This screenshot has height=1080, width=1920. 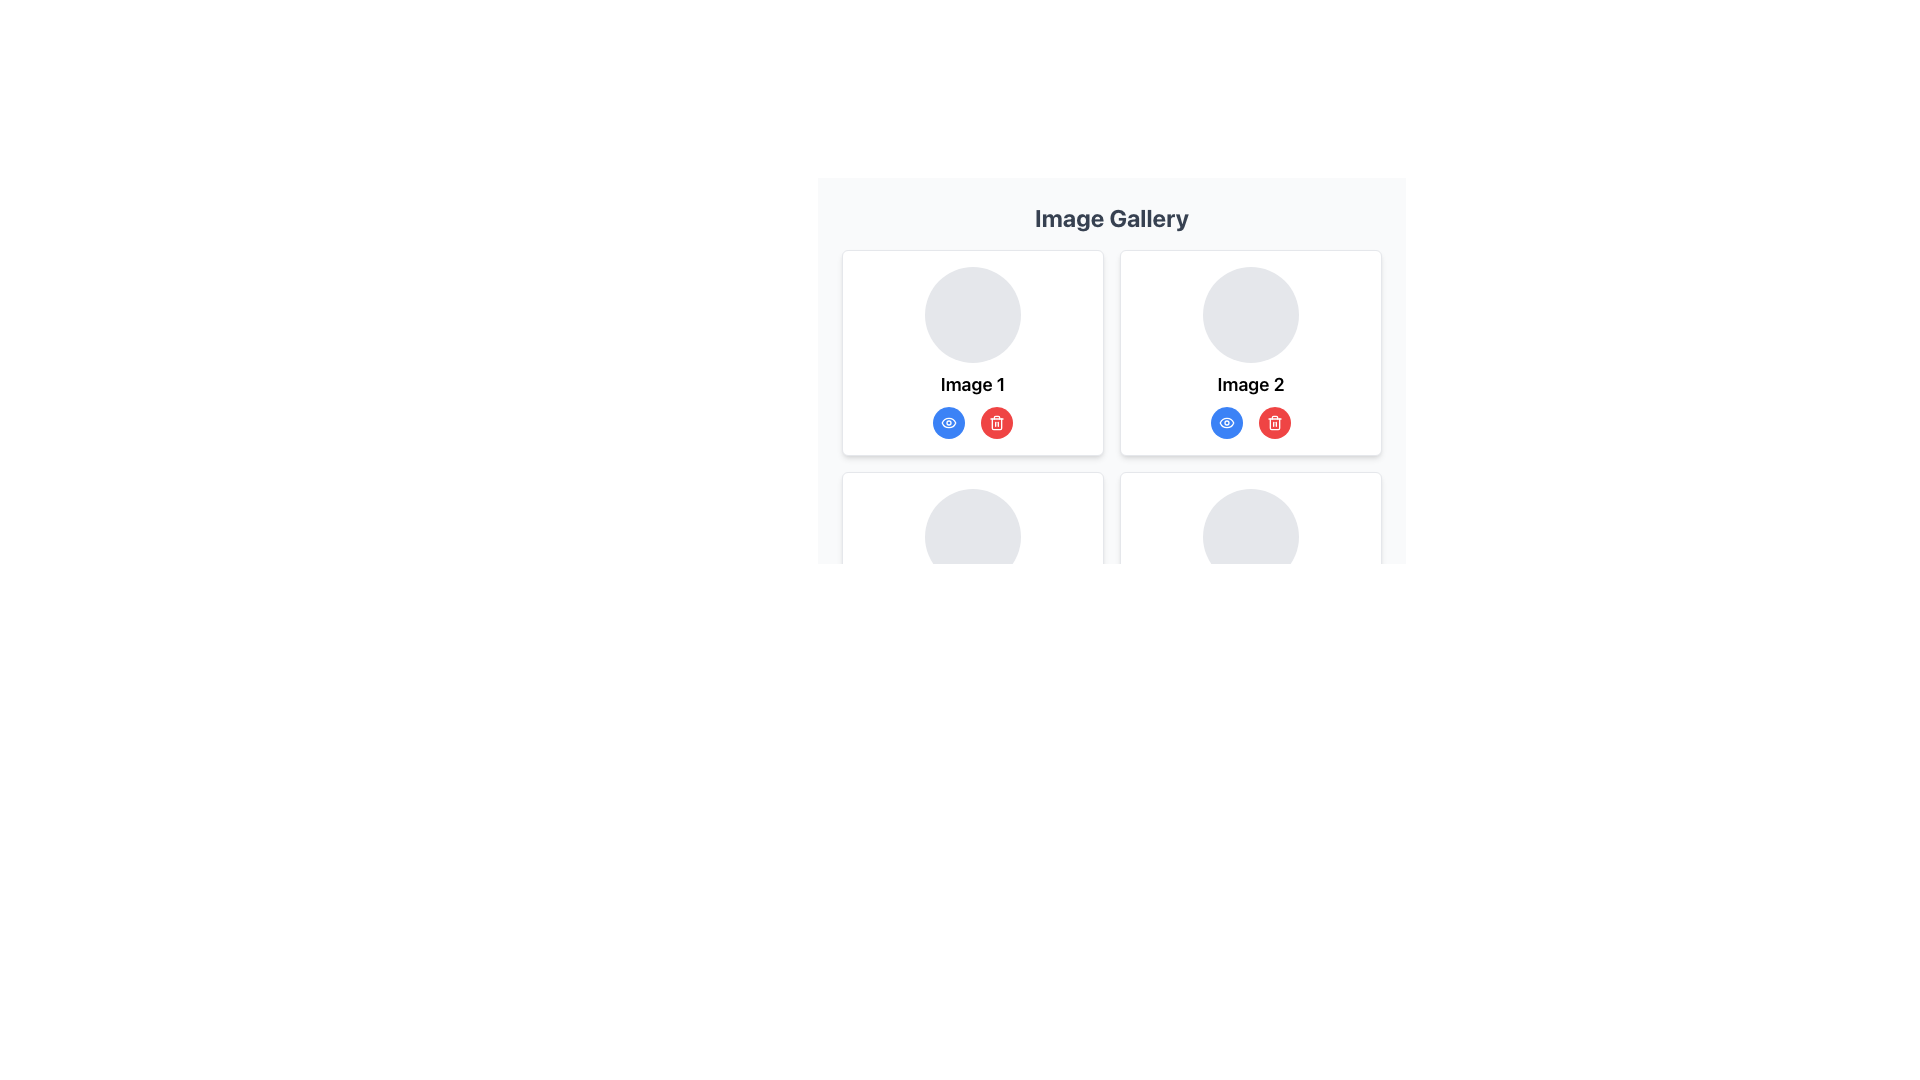 What do you see at coordinates (948, 422) in the screenshot?
I see `the first button located underneath the item labeled 'Image 1'` at bounding box center [948, 422].